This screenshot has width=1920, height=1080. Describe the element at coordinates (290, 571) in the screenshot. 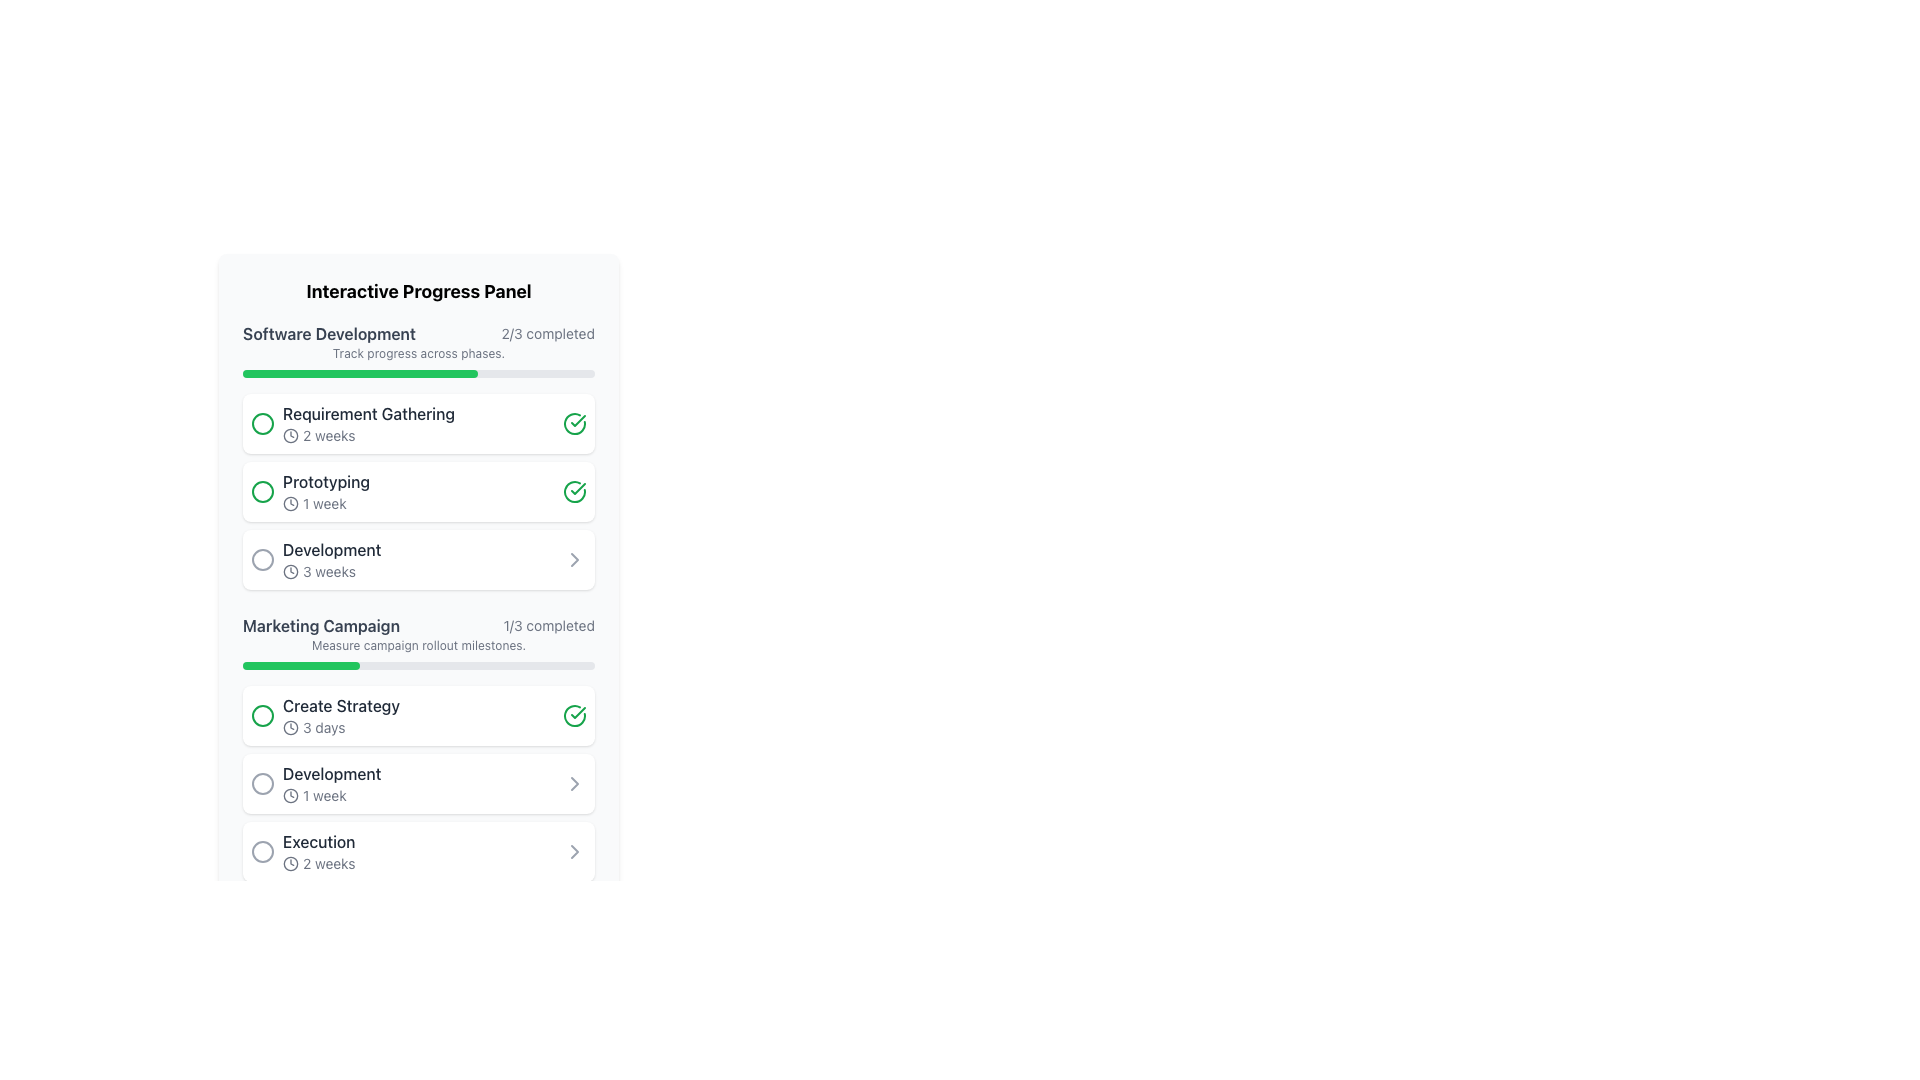

I see `the circular graphical element within the clock icon adjacent to the 'Development' text indicating '3 weeks'` at that location.